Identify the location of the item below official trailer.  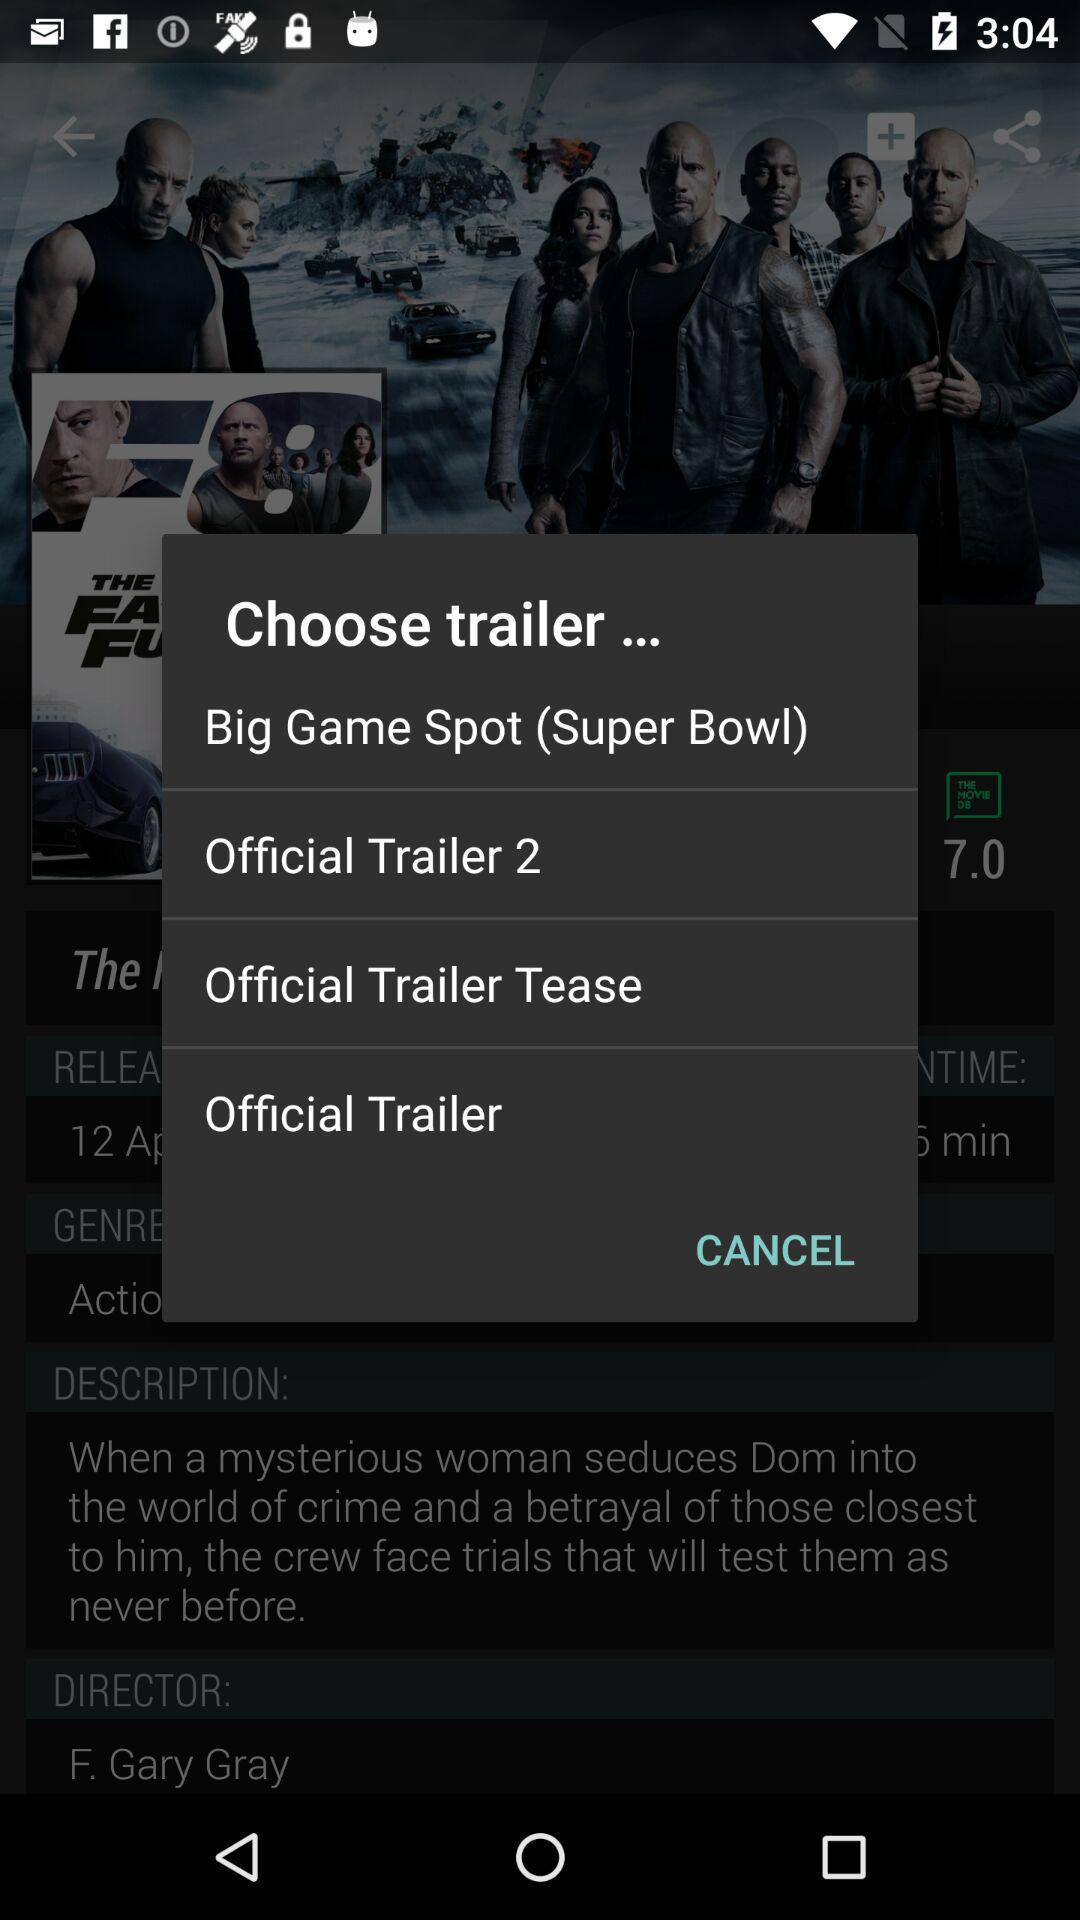
(774, 1247).